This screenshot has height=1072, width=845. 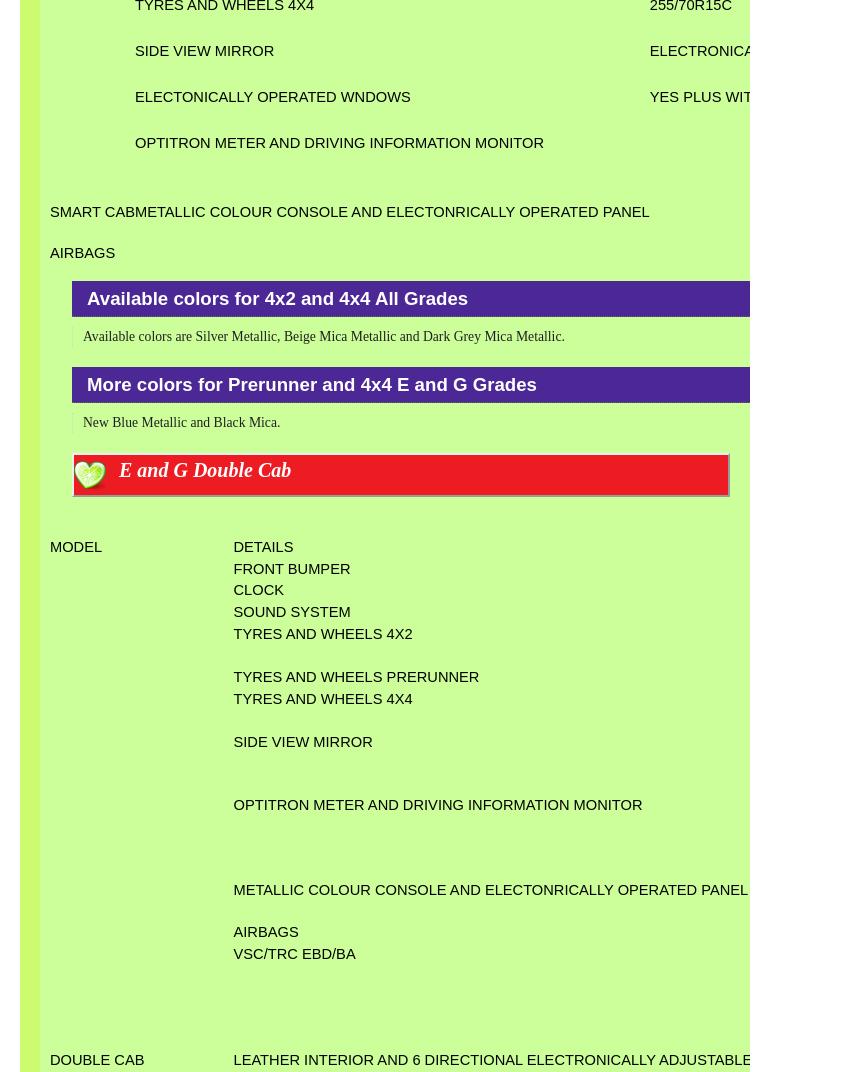 I want to click on 'SMART 
							   CAB', so click(x=92, y=212).